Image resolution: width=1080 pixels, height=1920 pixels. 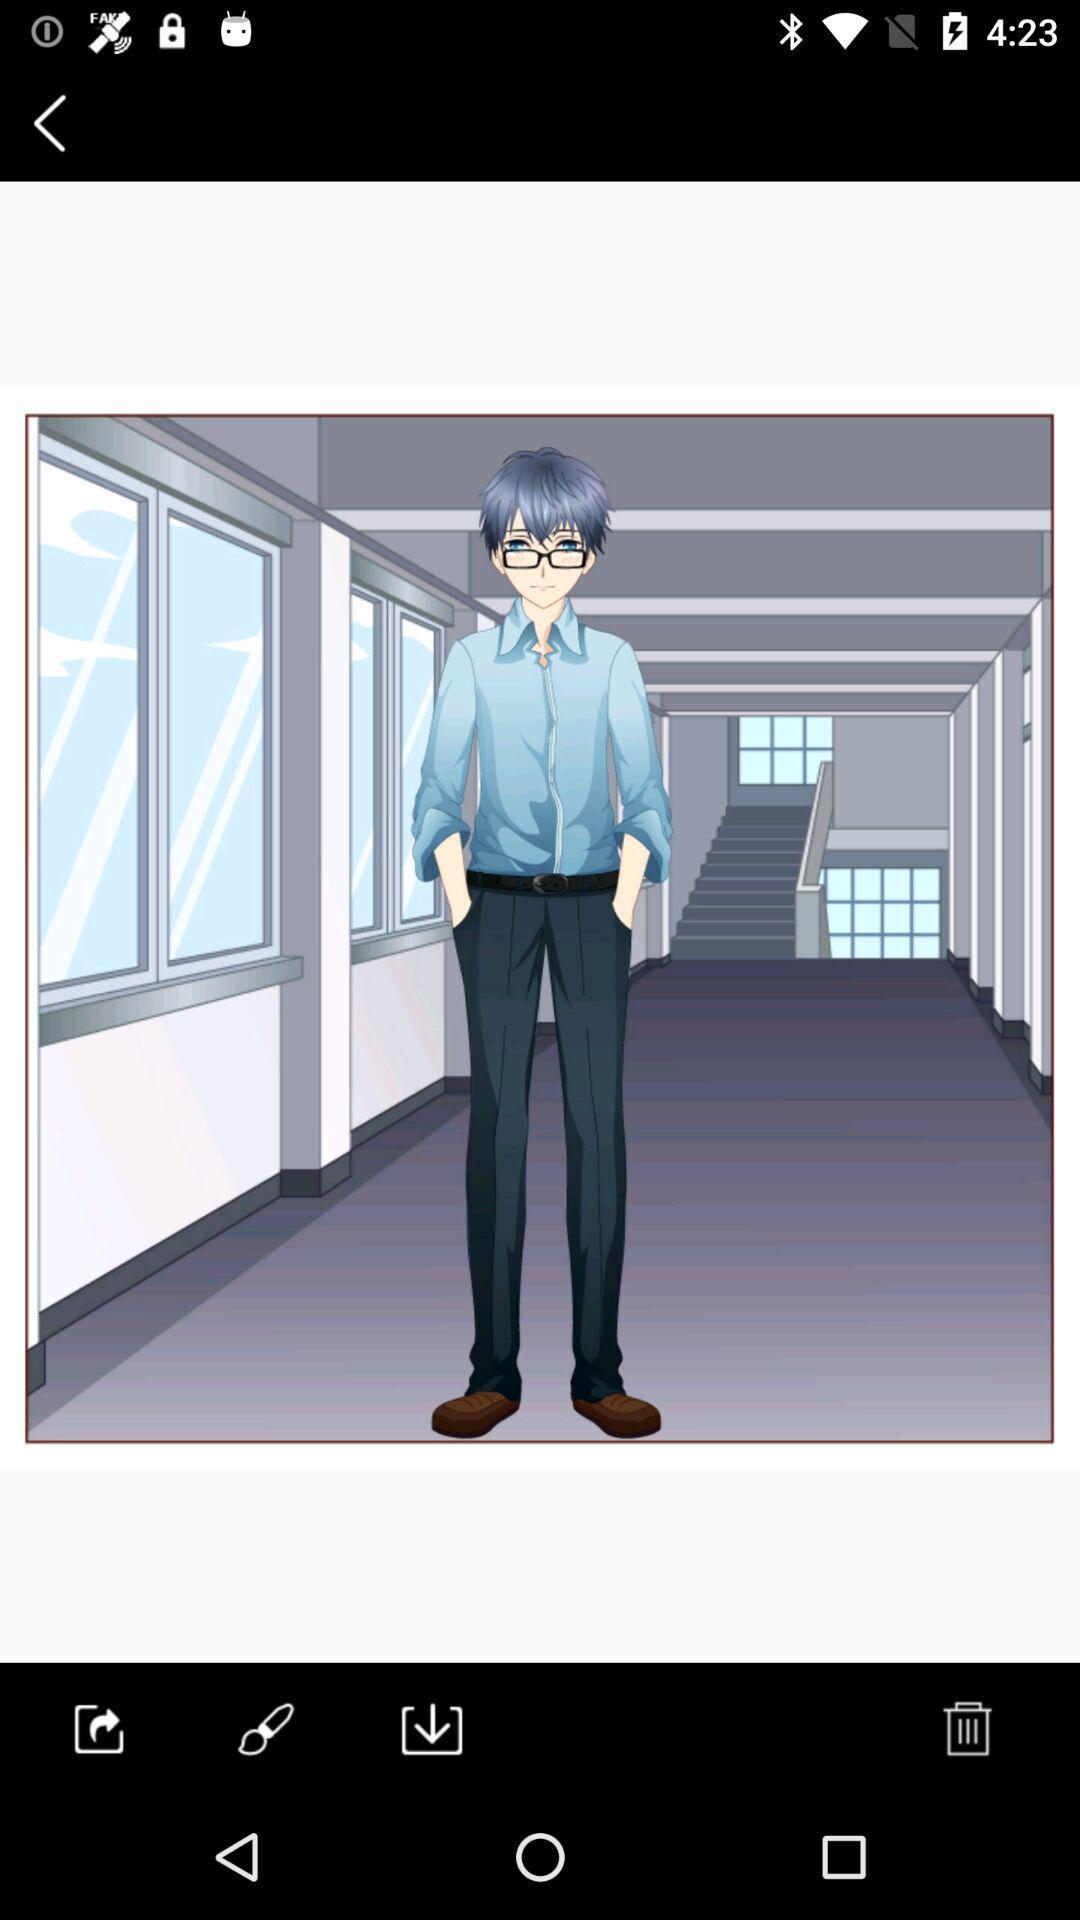 I want to click on the launch icon, so click(x=98, y=1727).